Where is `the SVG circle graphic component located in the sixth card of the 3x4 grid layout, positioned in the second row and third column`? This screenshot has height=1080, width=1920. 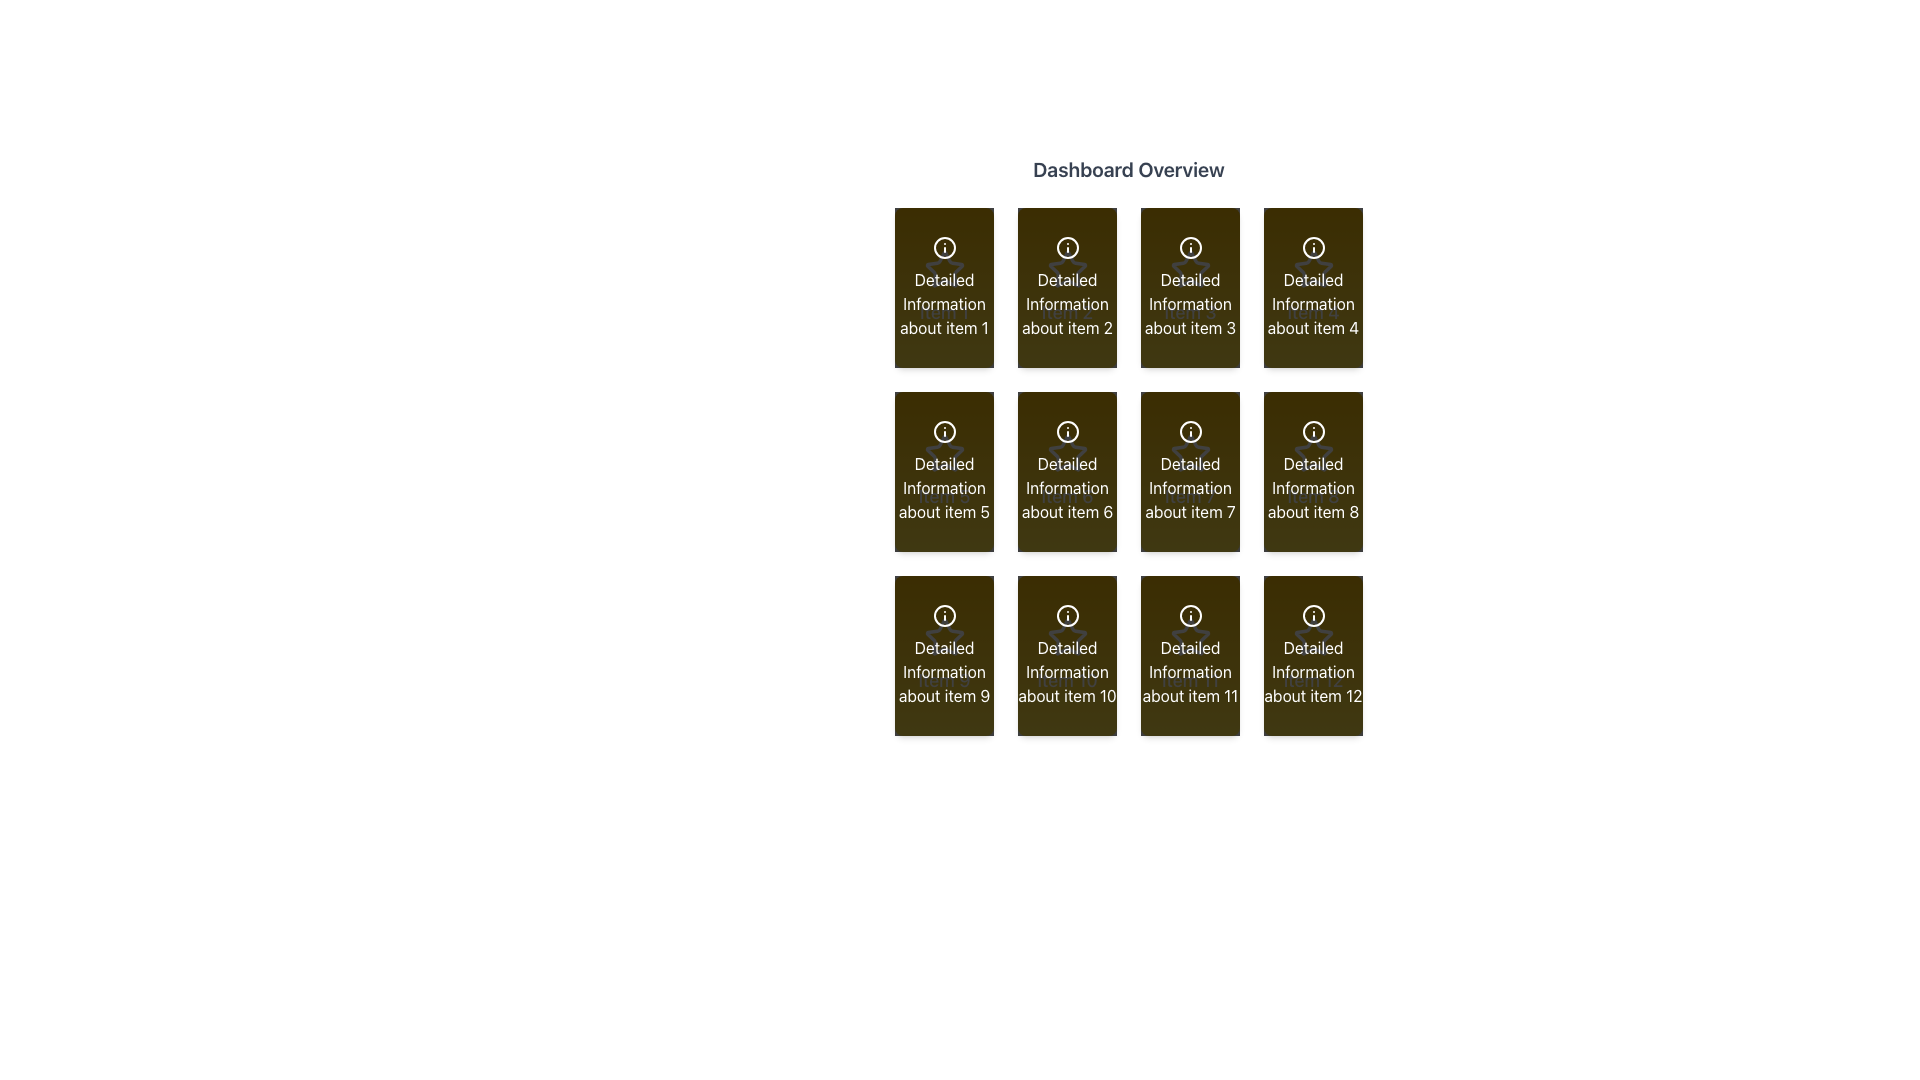 the SVG circle graphic component located in the sixth card of the 3x4 grid layout, positioned in the second row and third column is located at coordinates (1066, 431).